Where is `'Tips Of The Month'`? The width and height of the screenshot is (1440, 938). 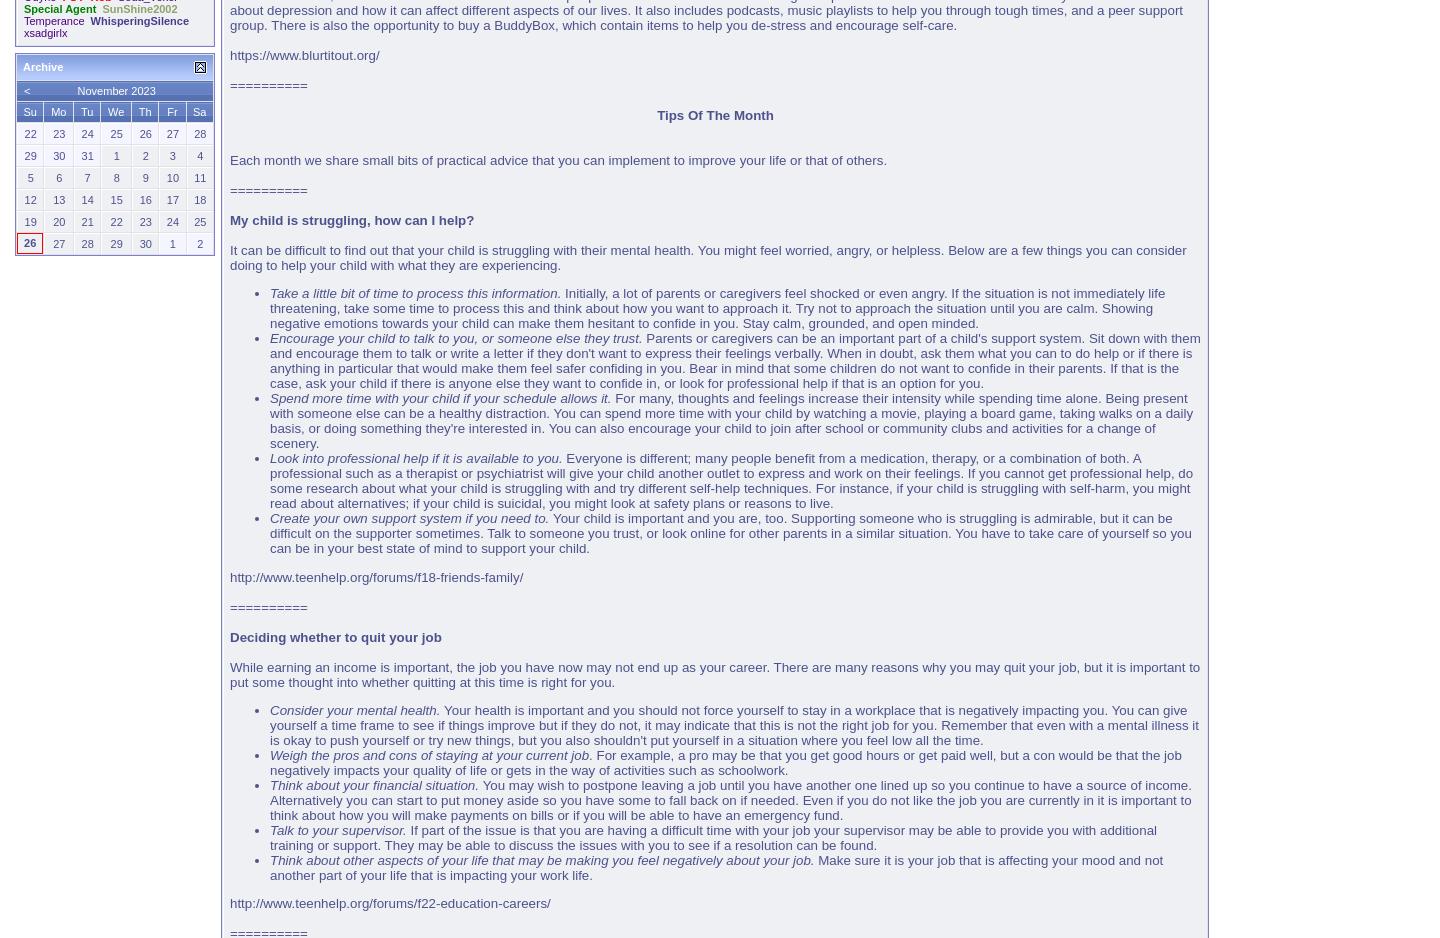
'Tips Of The Month' is located at coordinates (714, 114).